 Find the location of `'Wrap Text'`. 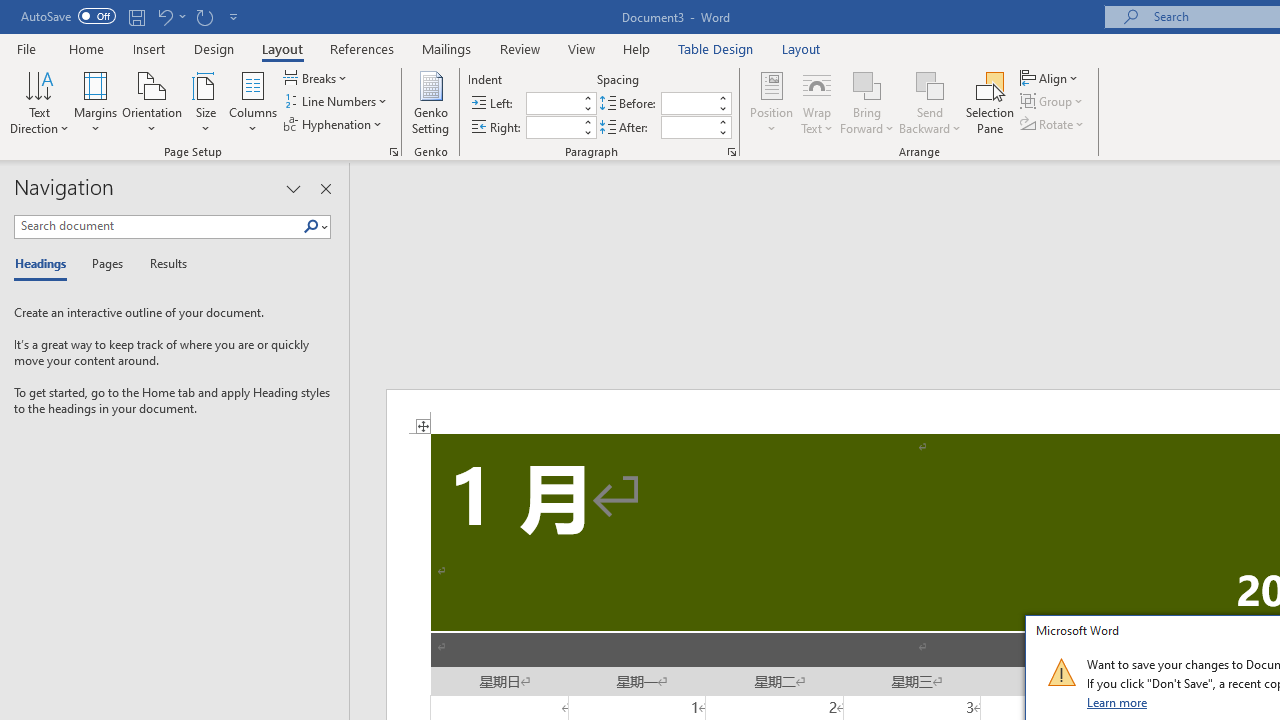

'Wrap Text' is located at coordinates (817, 103).